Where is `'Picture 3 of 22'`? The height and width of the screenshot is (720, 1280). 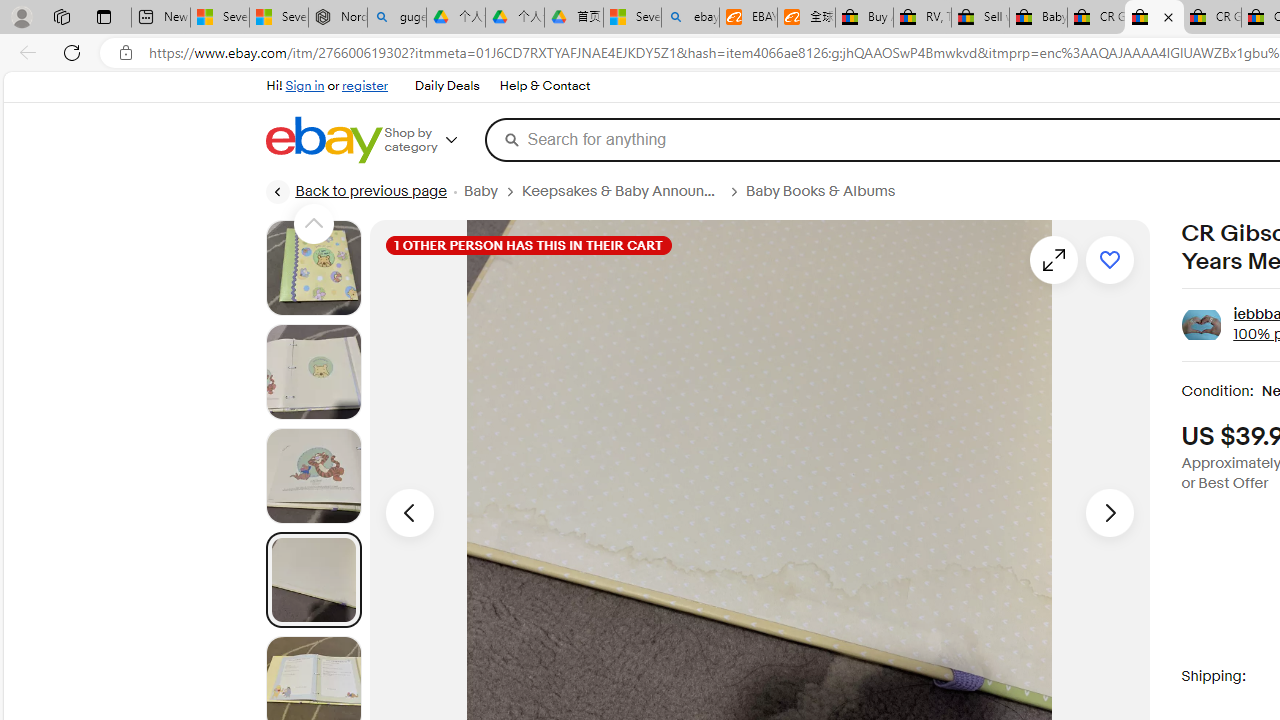 'Picture 3 of 22' is located at coordinates (312, 475).